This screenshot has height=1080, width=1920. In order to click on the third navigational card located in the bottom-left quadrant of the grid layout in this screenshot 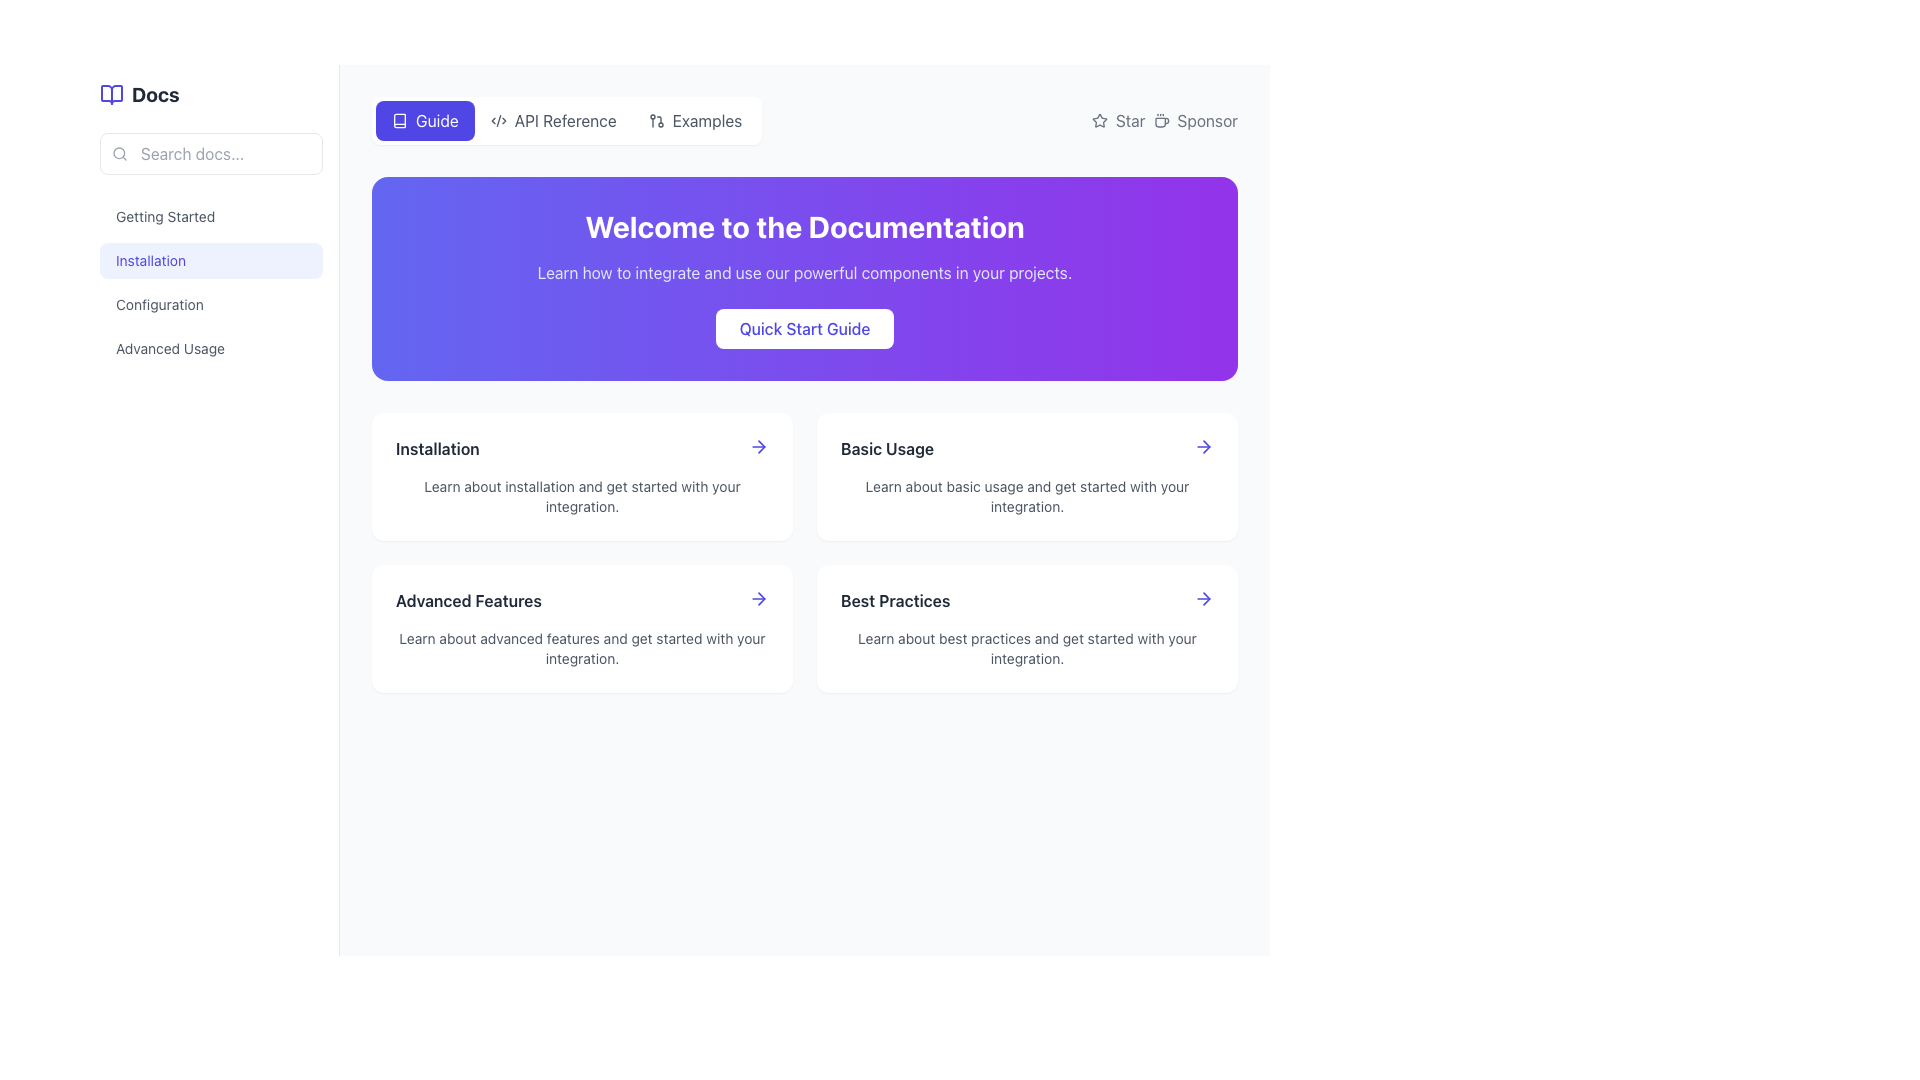, I will do `click(581, 627)`.